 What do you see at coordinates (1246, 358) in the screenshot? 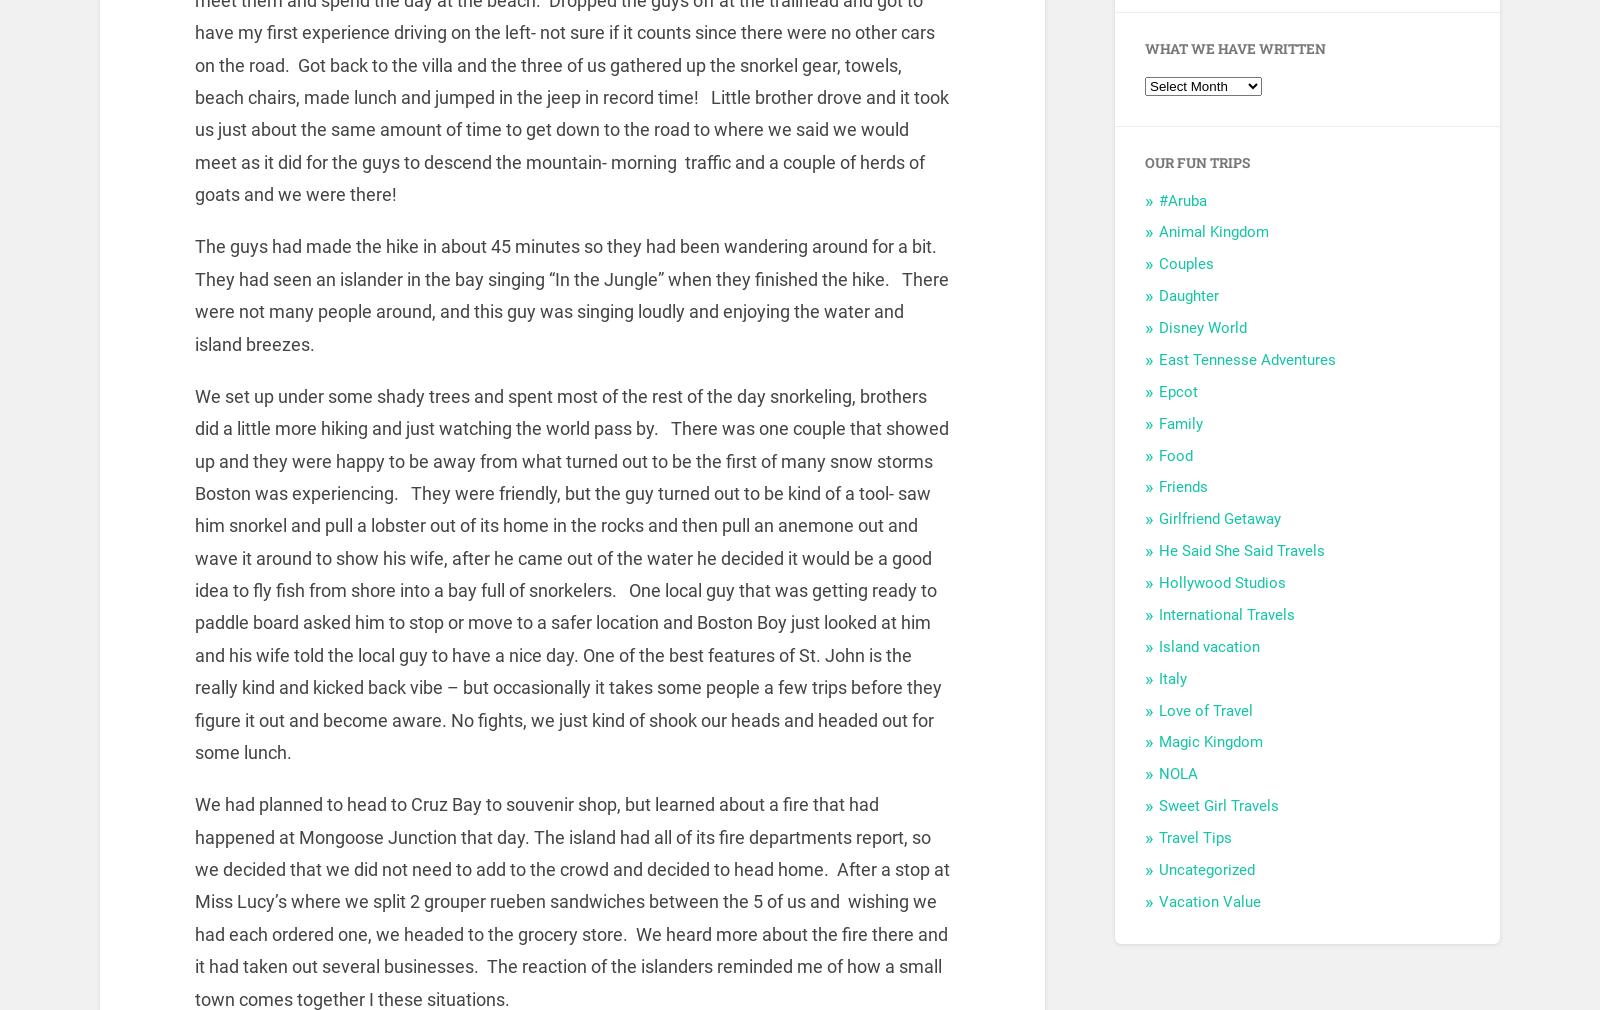
I see `'East Tennesse Adventures'` at bounding box center [1246, 358].